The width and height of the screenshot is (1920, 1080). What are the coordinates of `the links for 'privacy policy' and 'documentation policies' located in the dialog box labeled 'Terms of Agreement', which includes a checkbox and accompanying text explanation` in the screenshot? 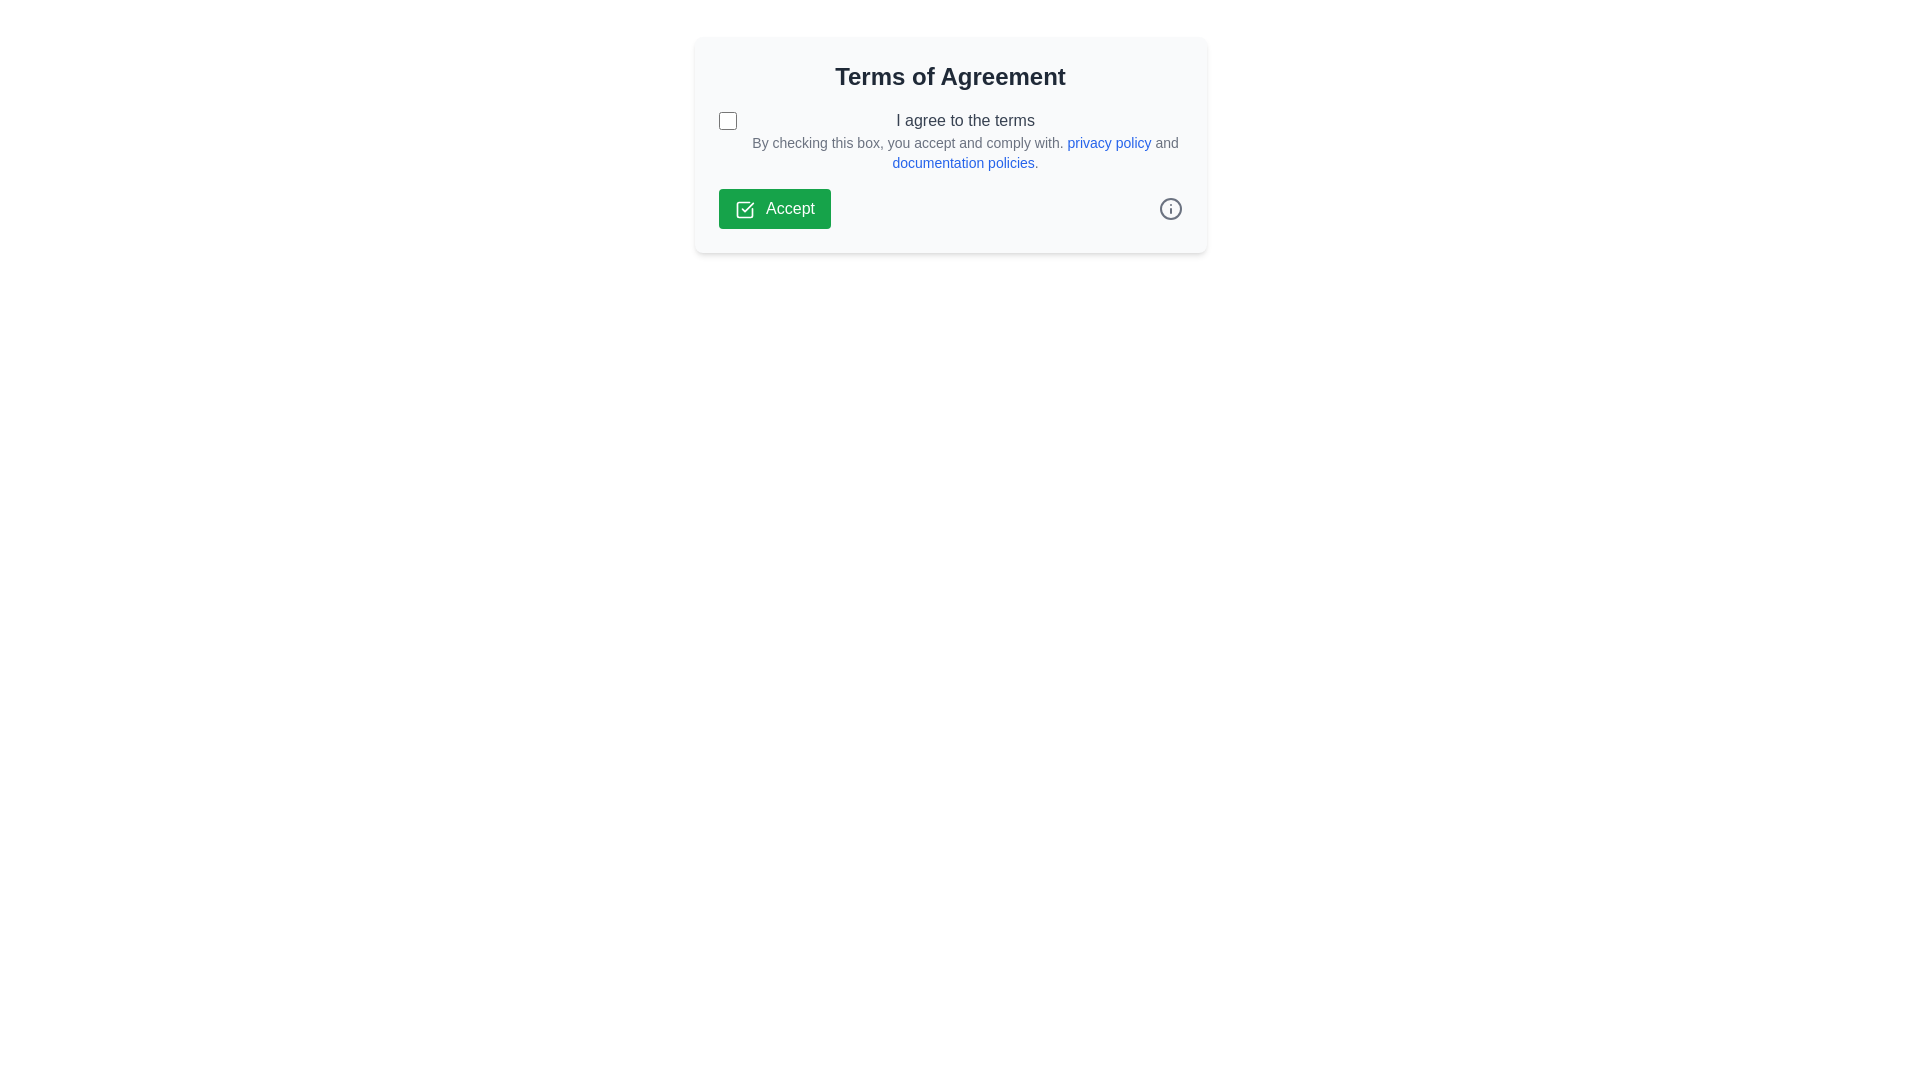 It's located at (949, 140).